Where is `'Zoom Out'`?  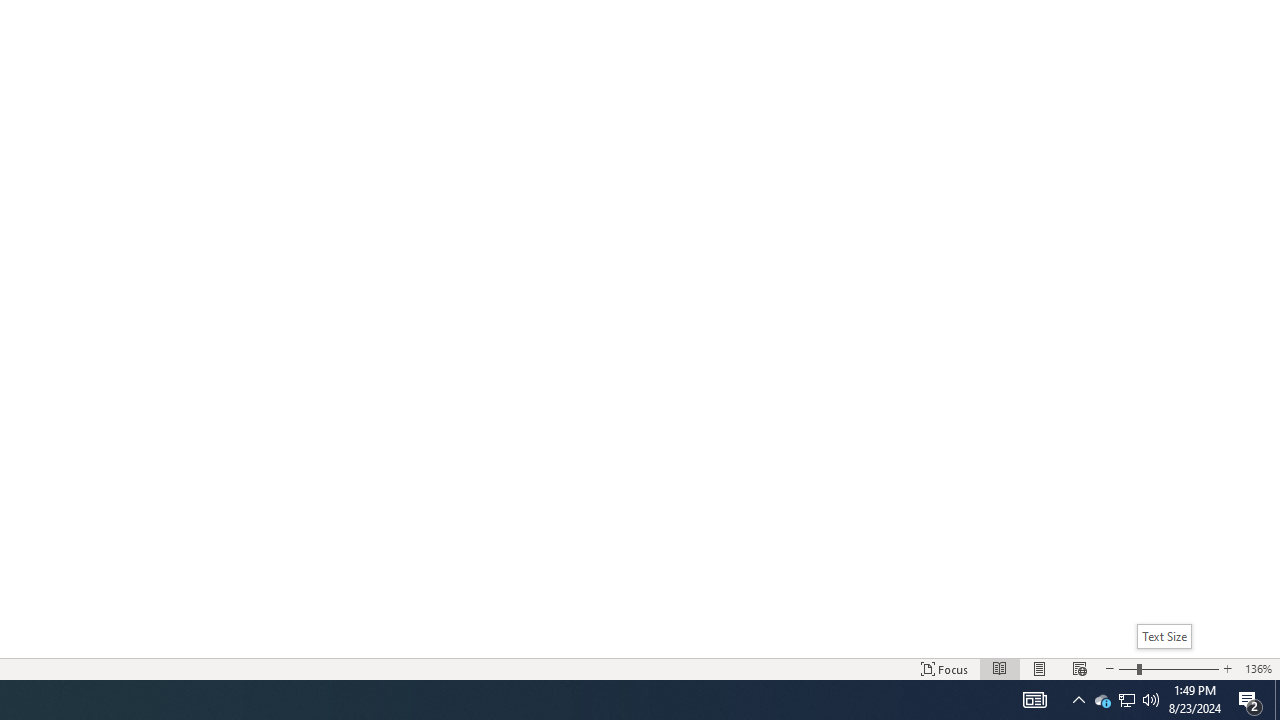
'Zoom Out' is located at coordinates (1127, 669).